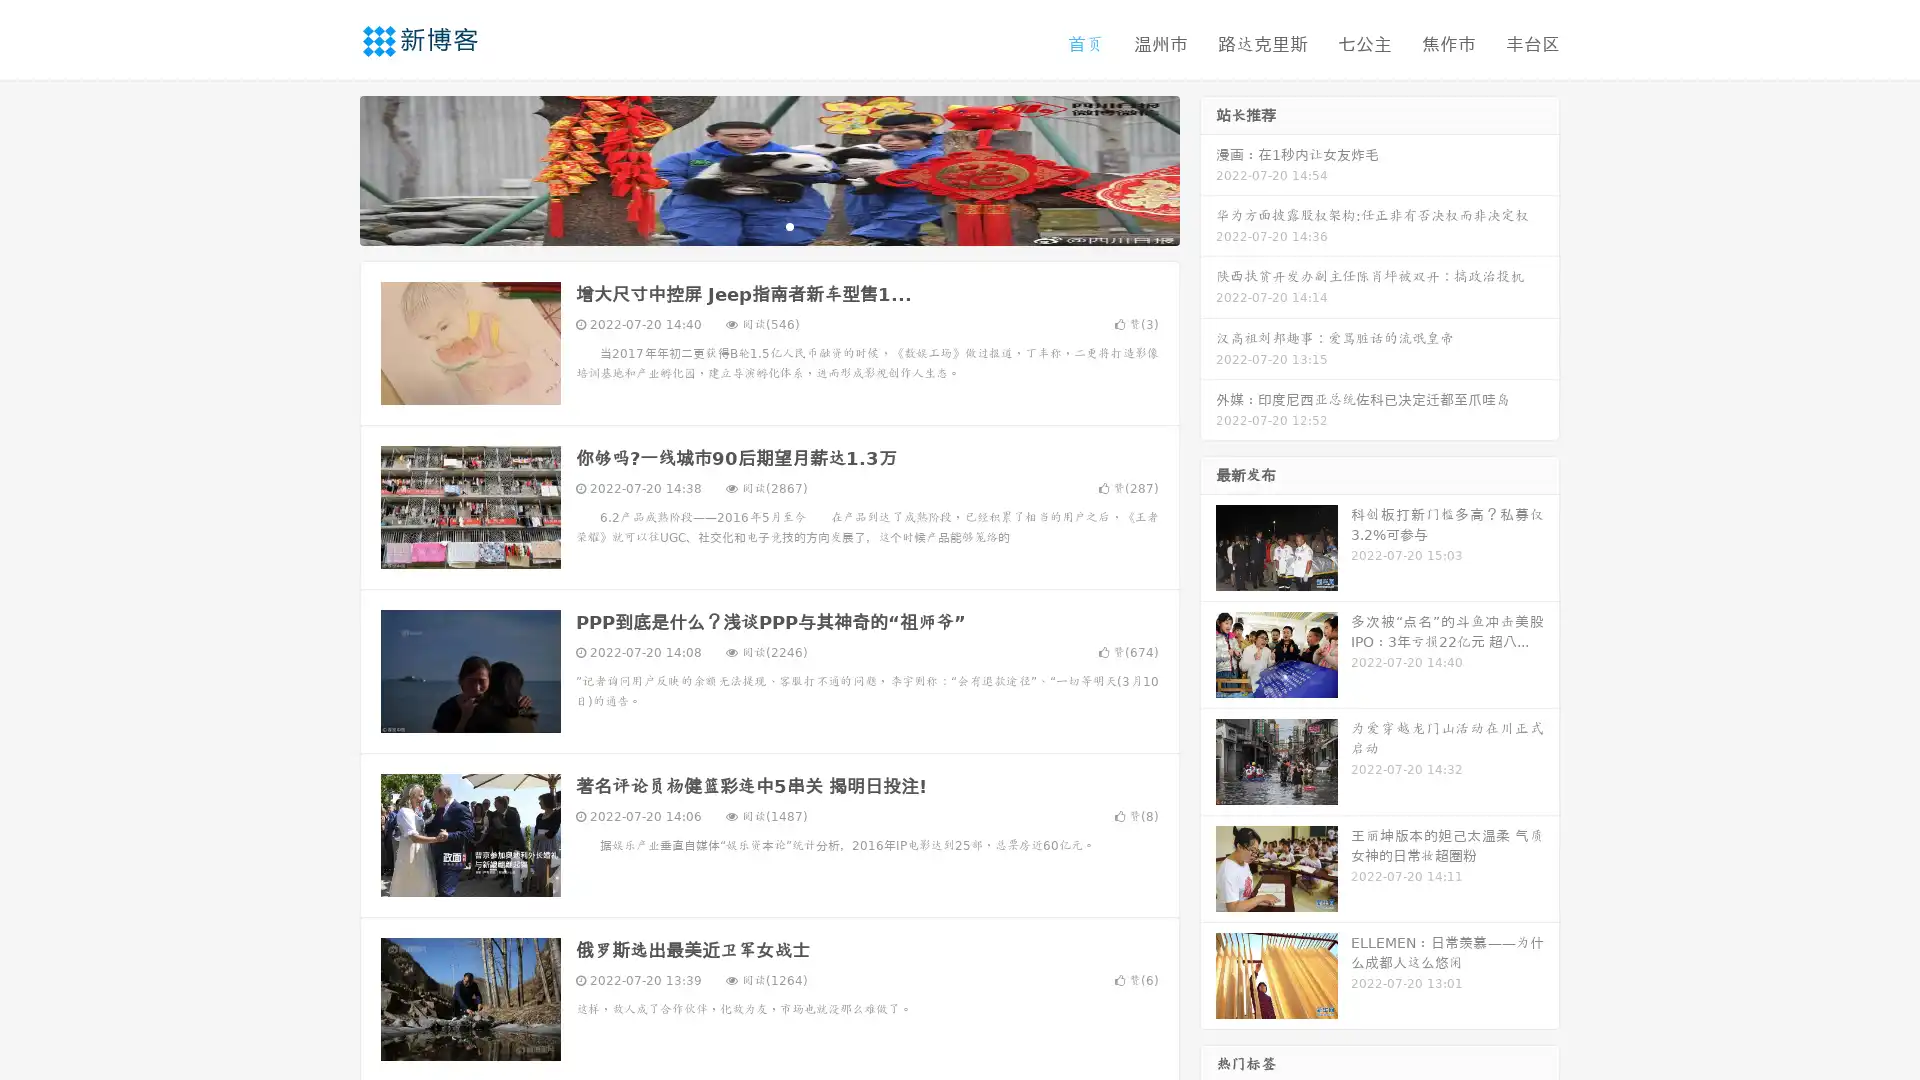 The width and height of the screenshot is (1920, 1080). Describe the element at coordinates (748, 225) in the screenshot. I see `Go to slide 1` at that location.